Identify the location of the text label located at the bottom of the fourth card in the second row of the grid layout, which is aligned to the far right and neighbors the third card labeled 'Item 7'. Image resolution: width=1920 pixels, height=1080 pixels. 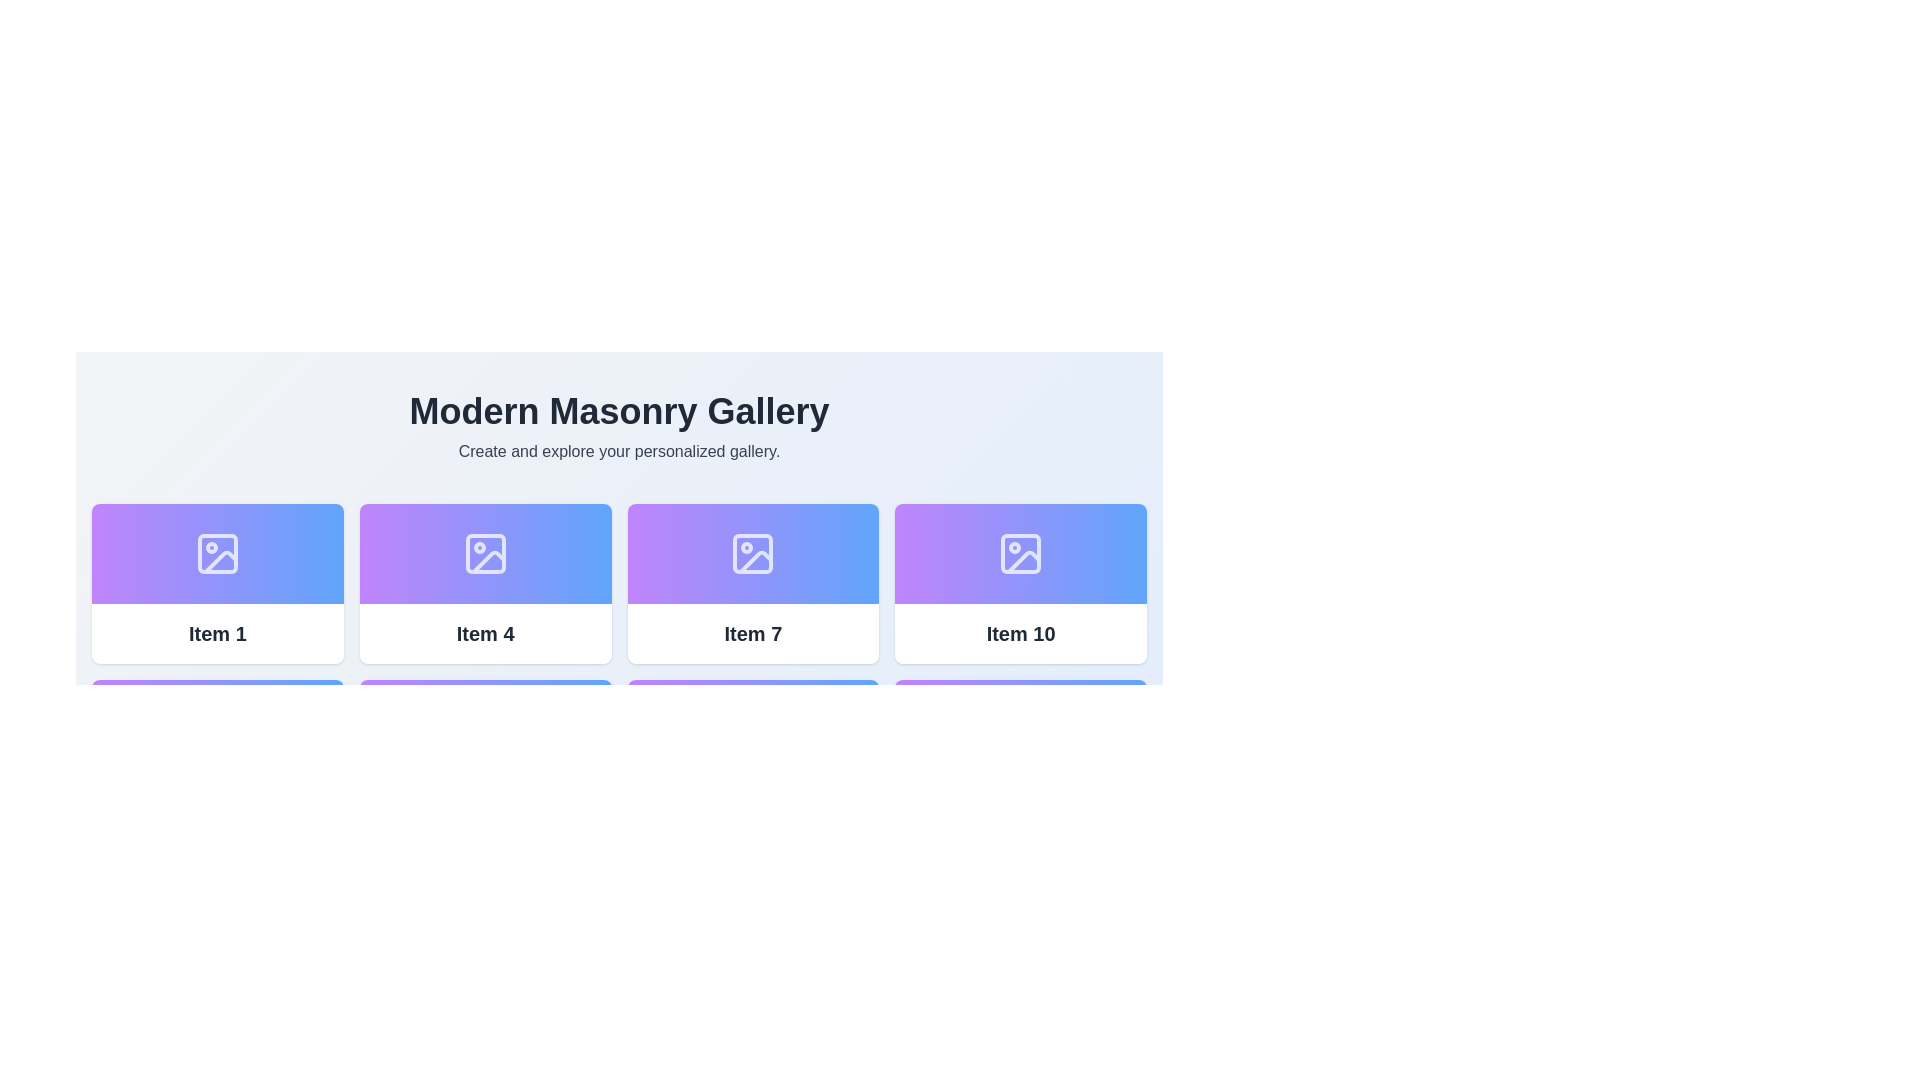
(1021, 633).